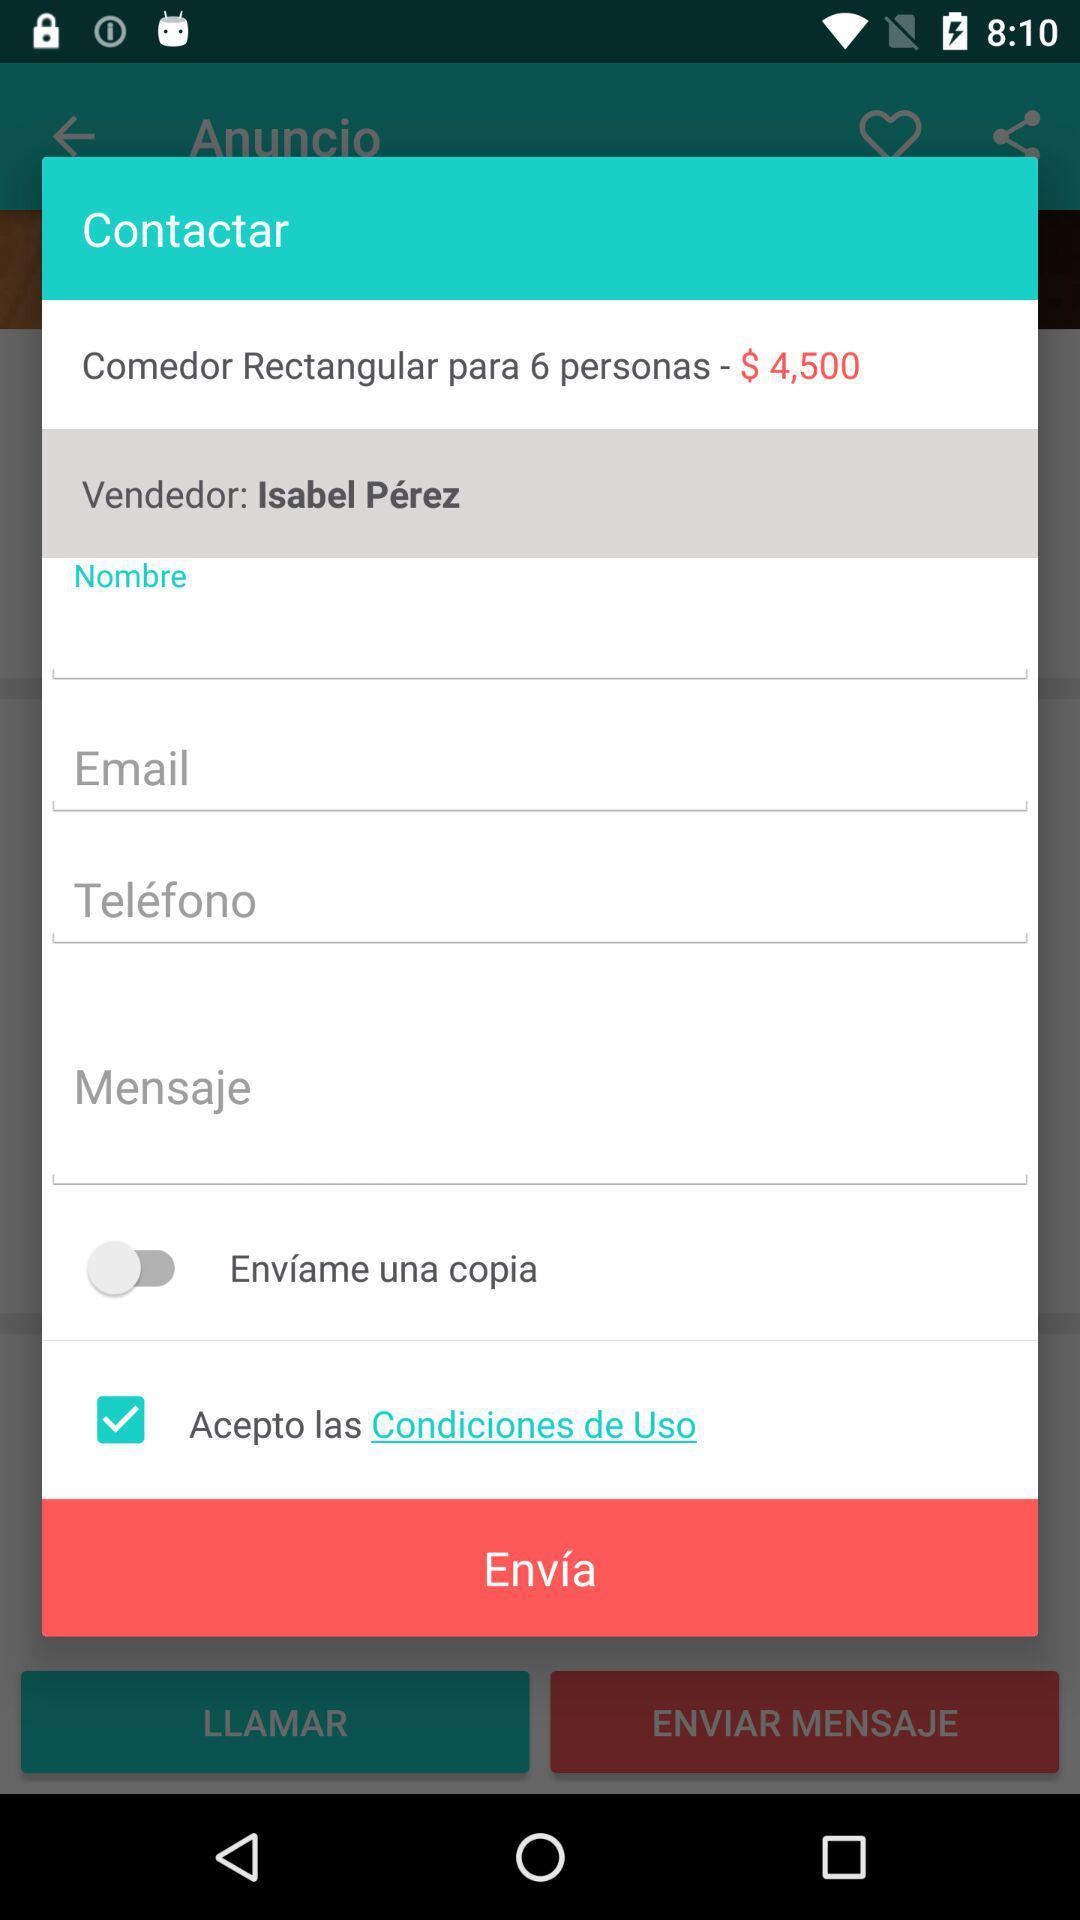  I want to click on accept the condition, so click(120, 1418).